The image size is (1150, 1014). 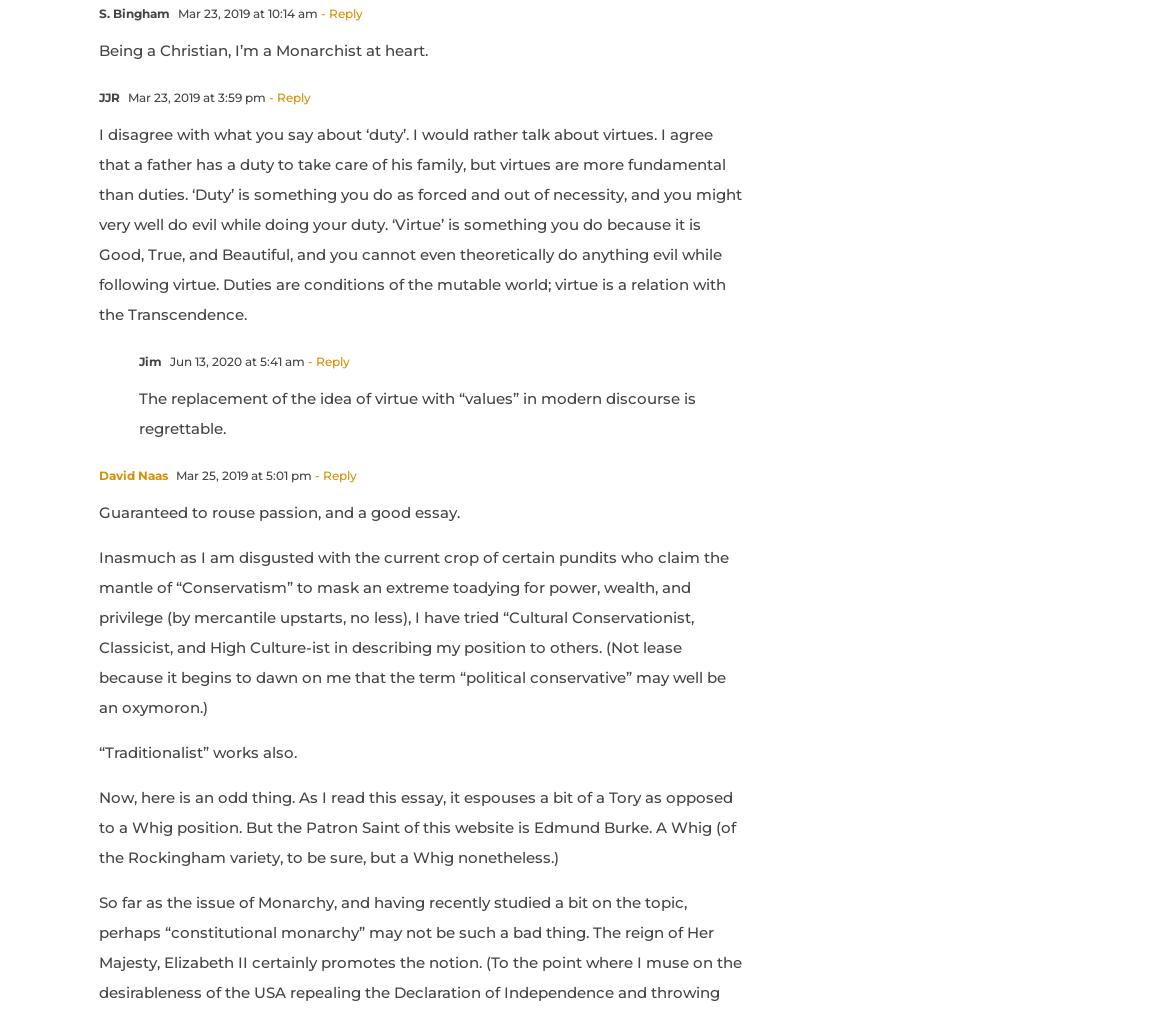 I want to click on 'Jim', so click(x=138, y=359).